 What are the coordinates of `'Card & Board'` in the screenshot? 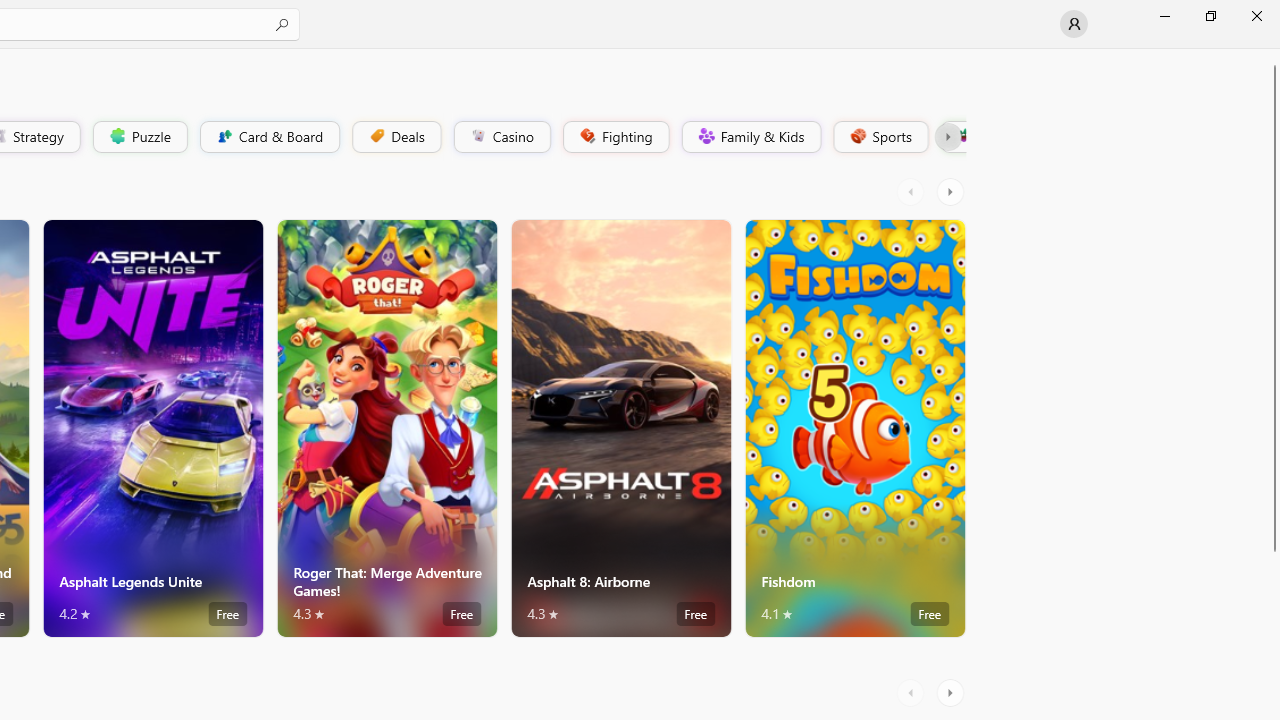 It's located at (267, 135).